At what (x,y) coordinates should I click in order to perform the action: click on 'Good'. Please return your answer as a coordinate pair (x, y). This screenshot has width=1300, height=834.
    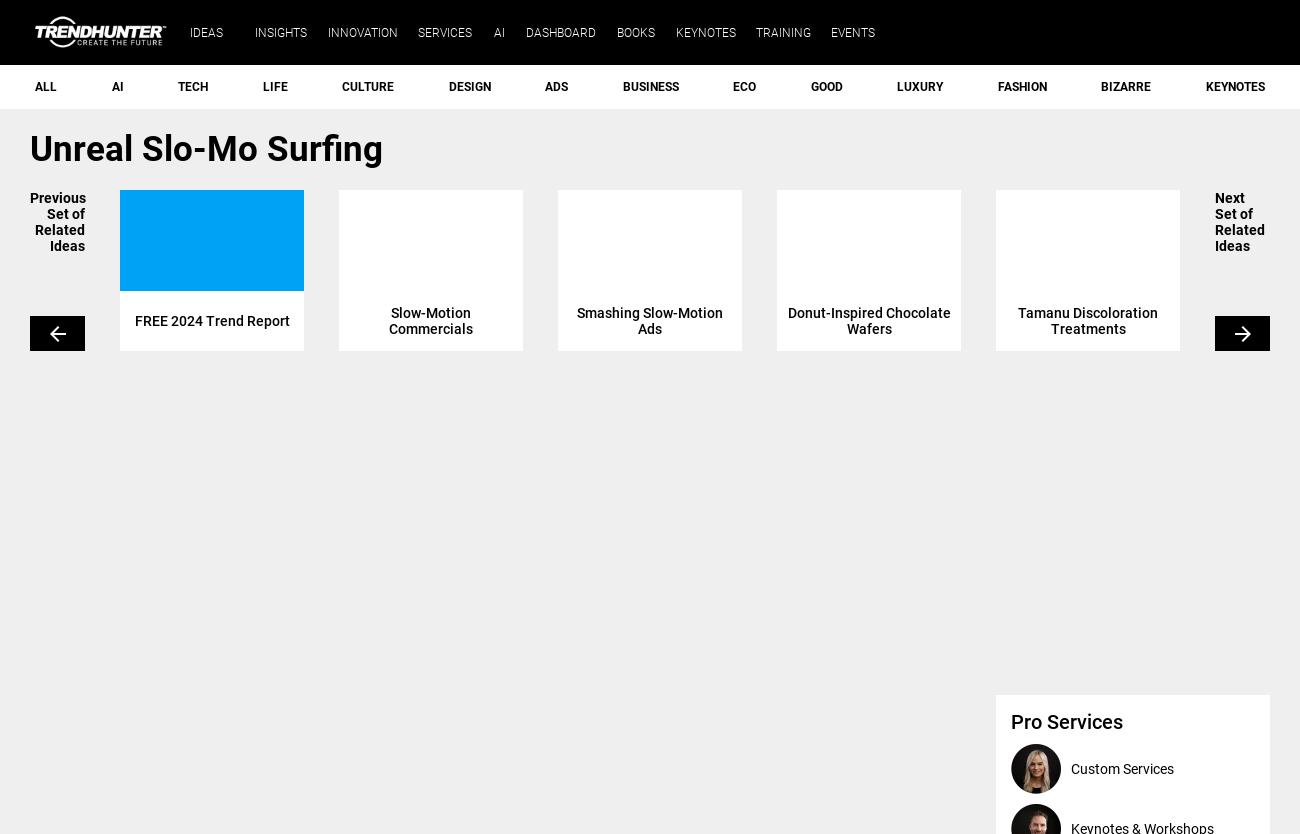
    Looking at the image, I should click on (826, 85).